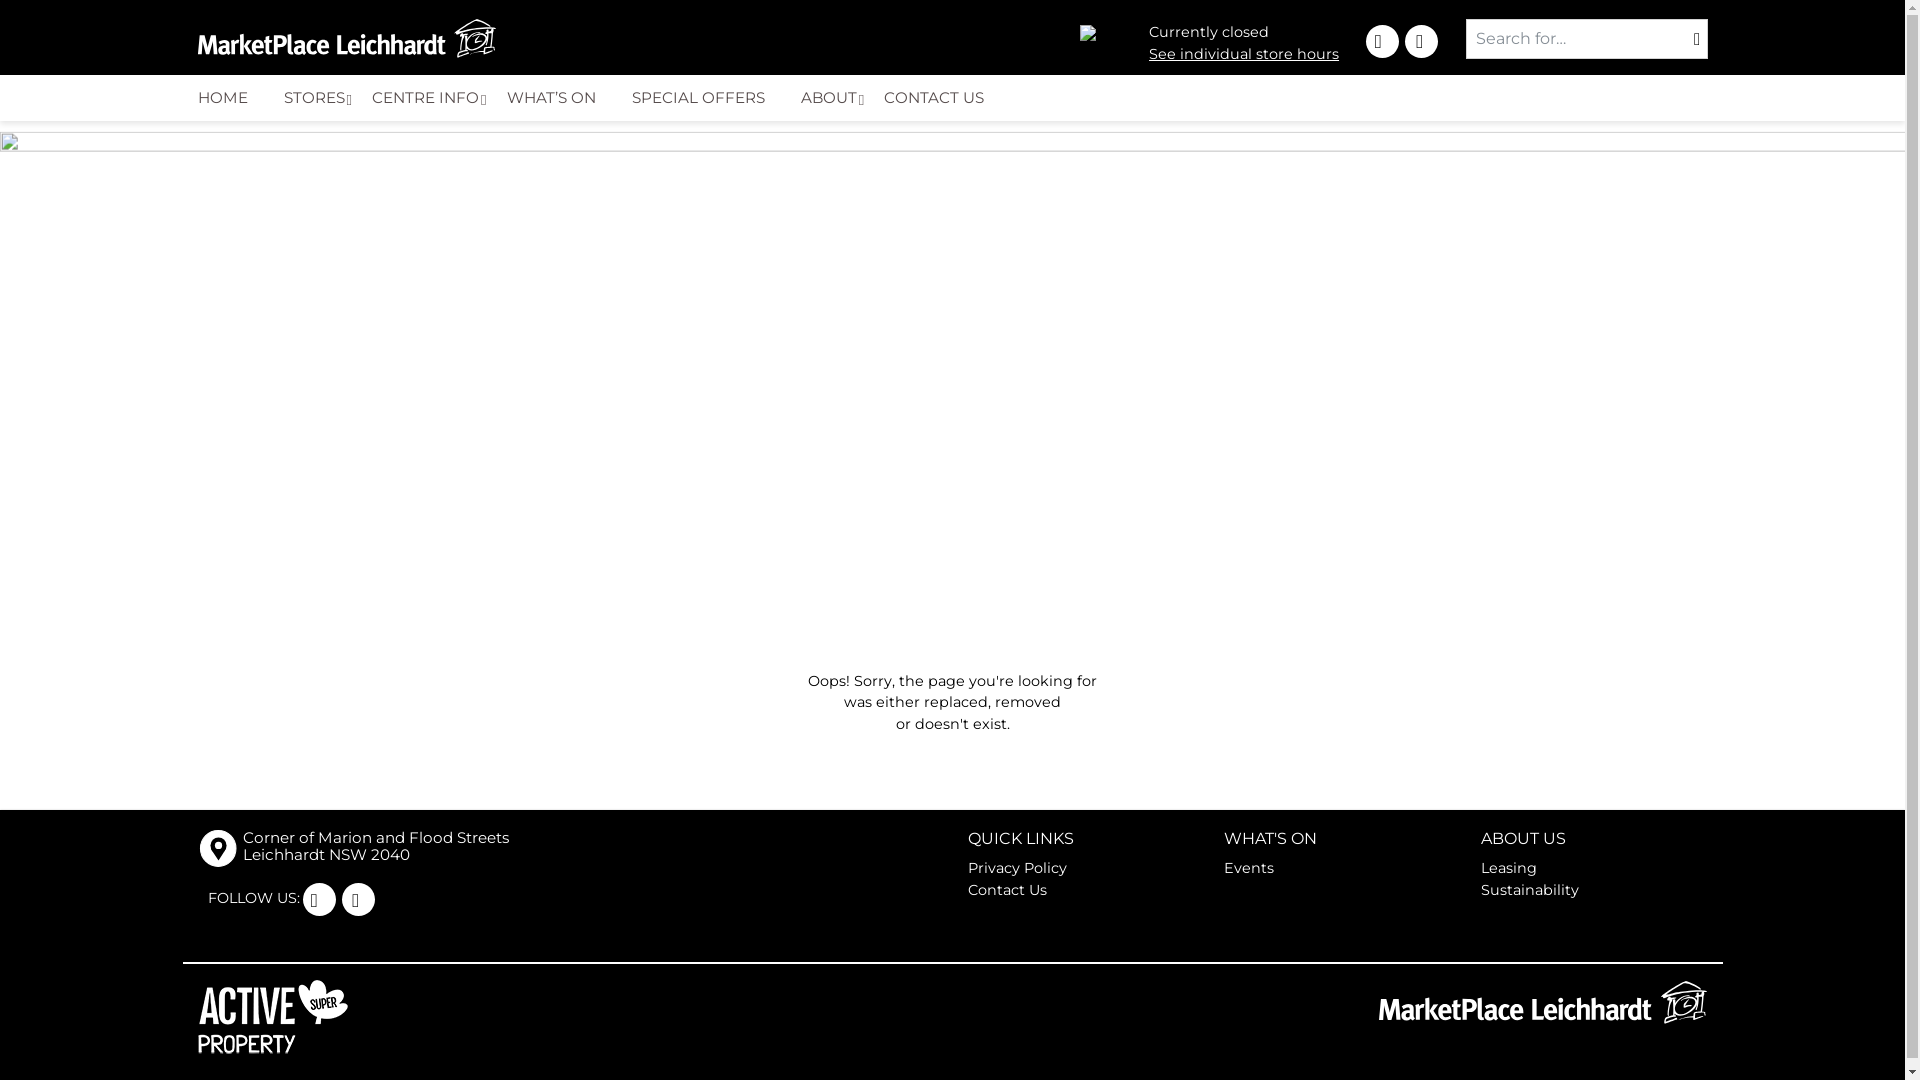 The width and height of the screenshot is (1920, 1080). Describe the element at coordinates (706, 97) in the screenshot. I see `'SPECIAL OFFERS'` at that location.